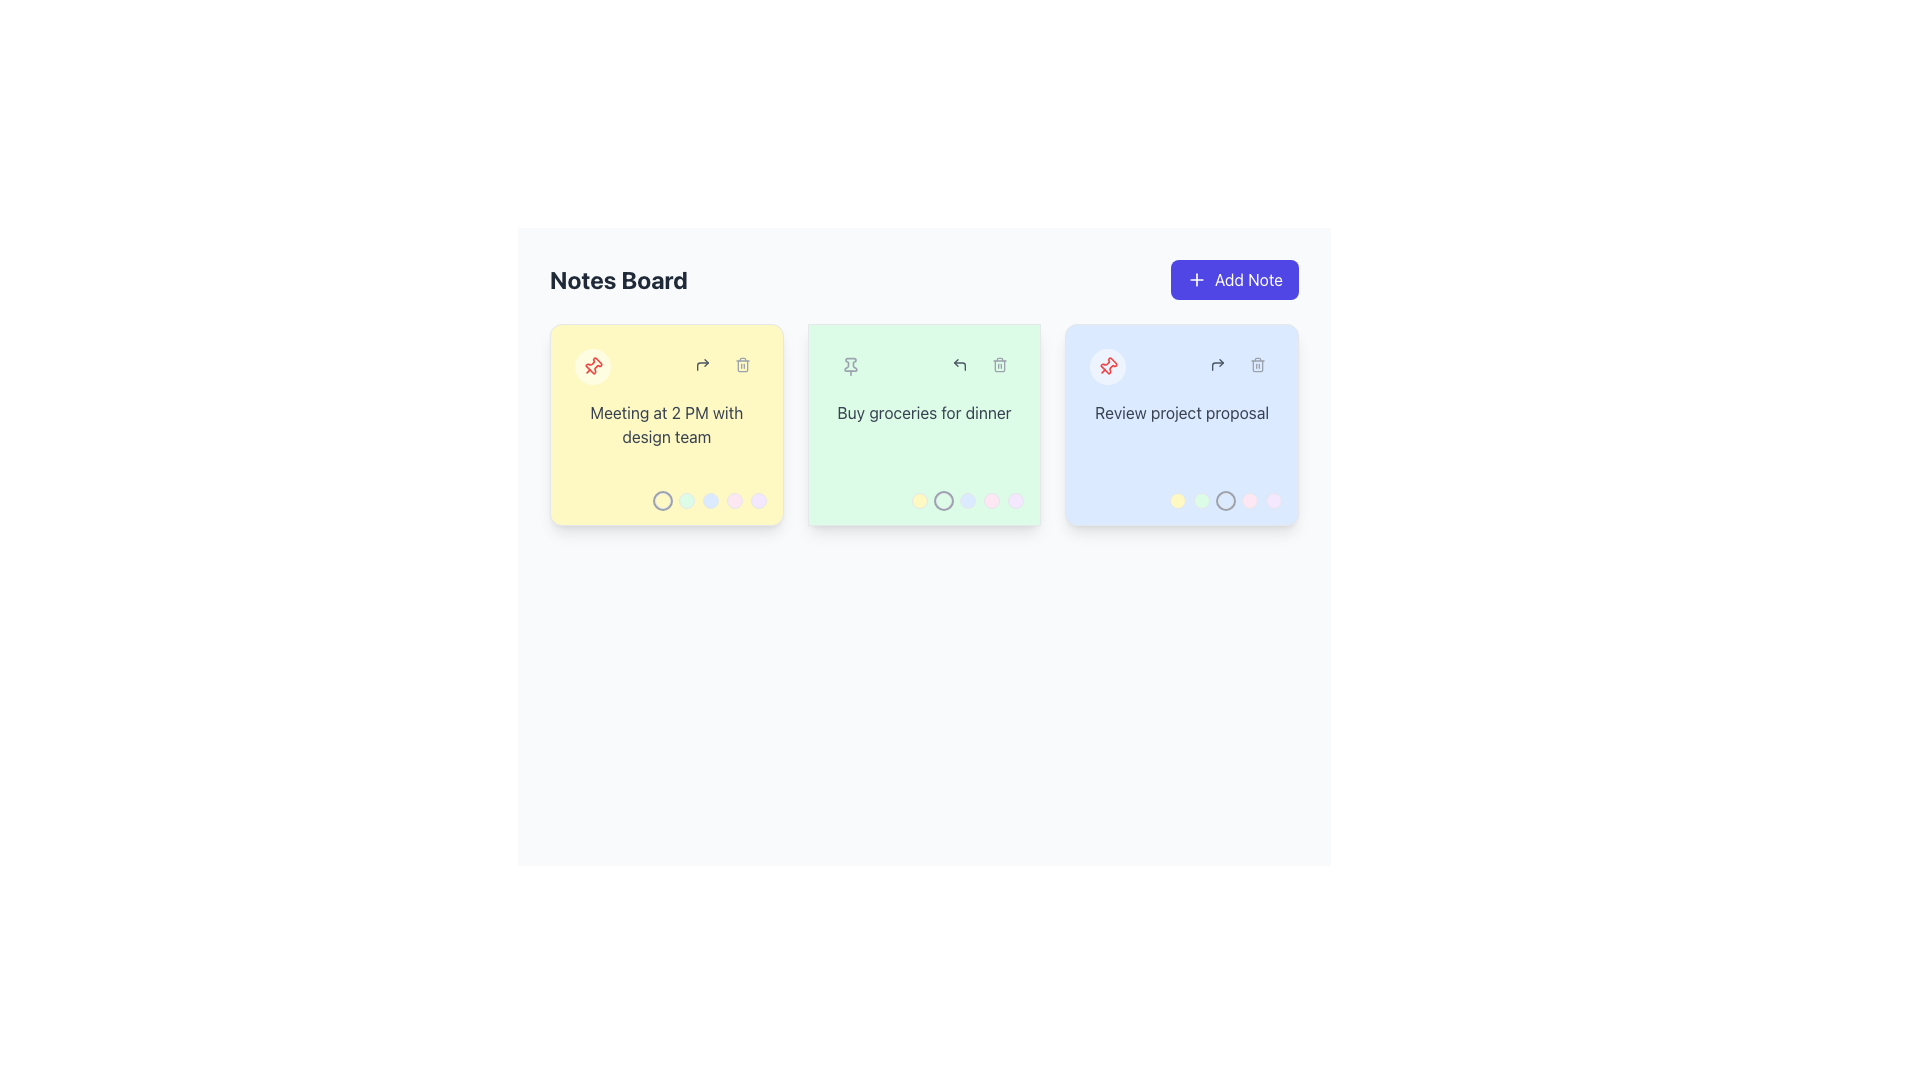 The image size is (1920, 1080). What do you see at coordinates (1107, 366) in the screenshot?
I see `the pin icon button located at the top-left corner of the blue note card titled 'Review project proposal'` at bounding box center [1107, 366].